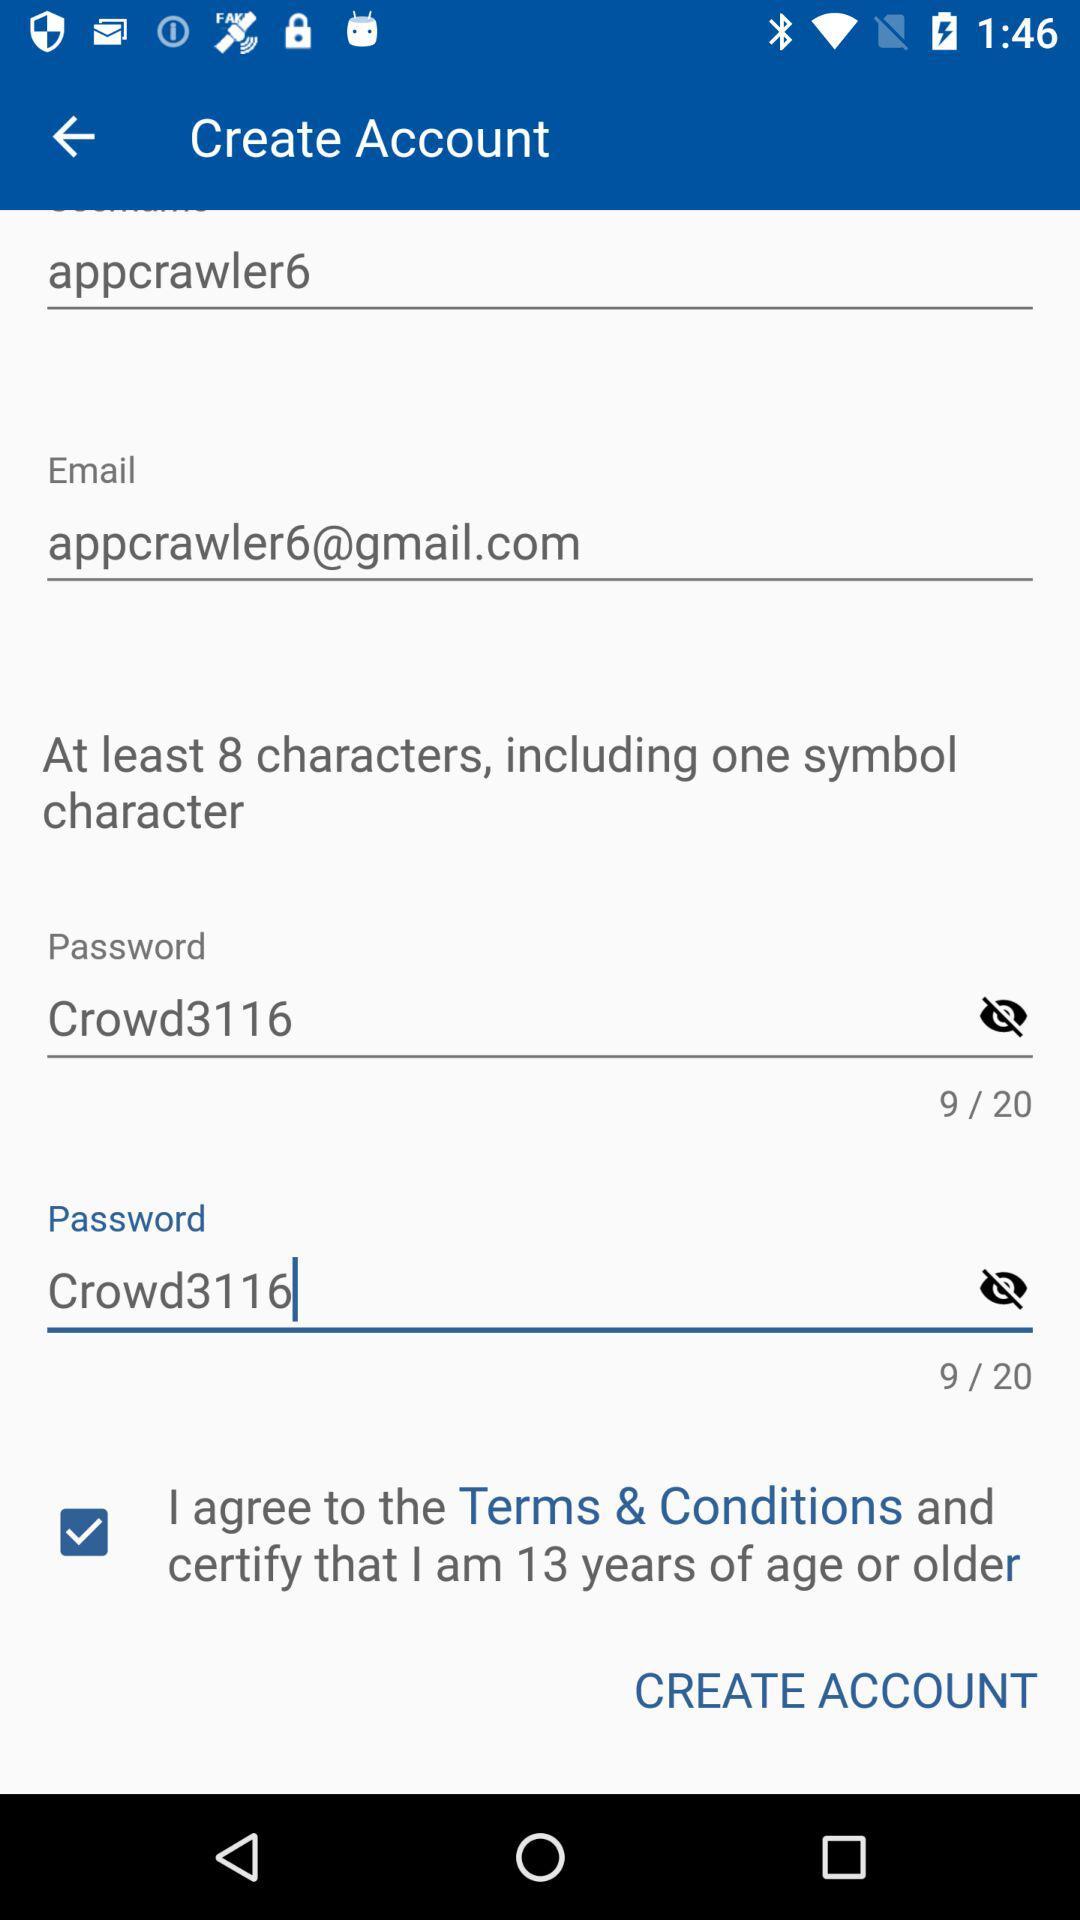  I want to click on password symbol, so click(1003, 1290).